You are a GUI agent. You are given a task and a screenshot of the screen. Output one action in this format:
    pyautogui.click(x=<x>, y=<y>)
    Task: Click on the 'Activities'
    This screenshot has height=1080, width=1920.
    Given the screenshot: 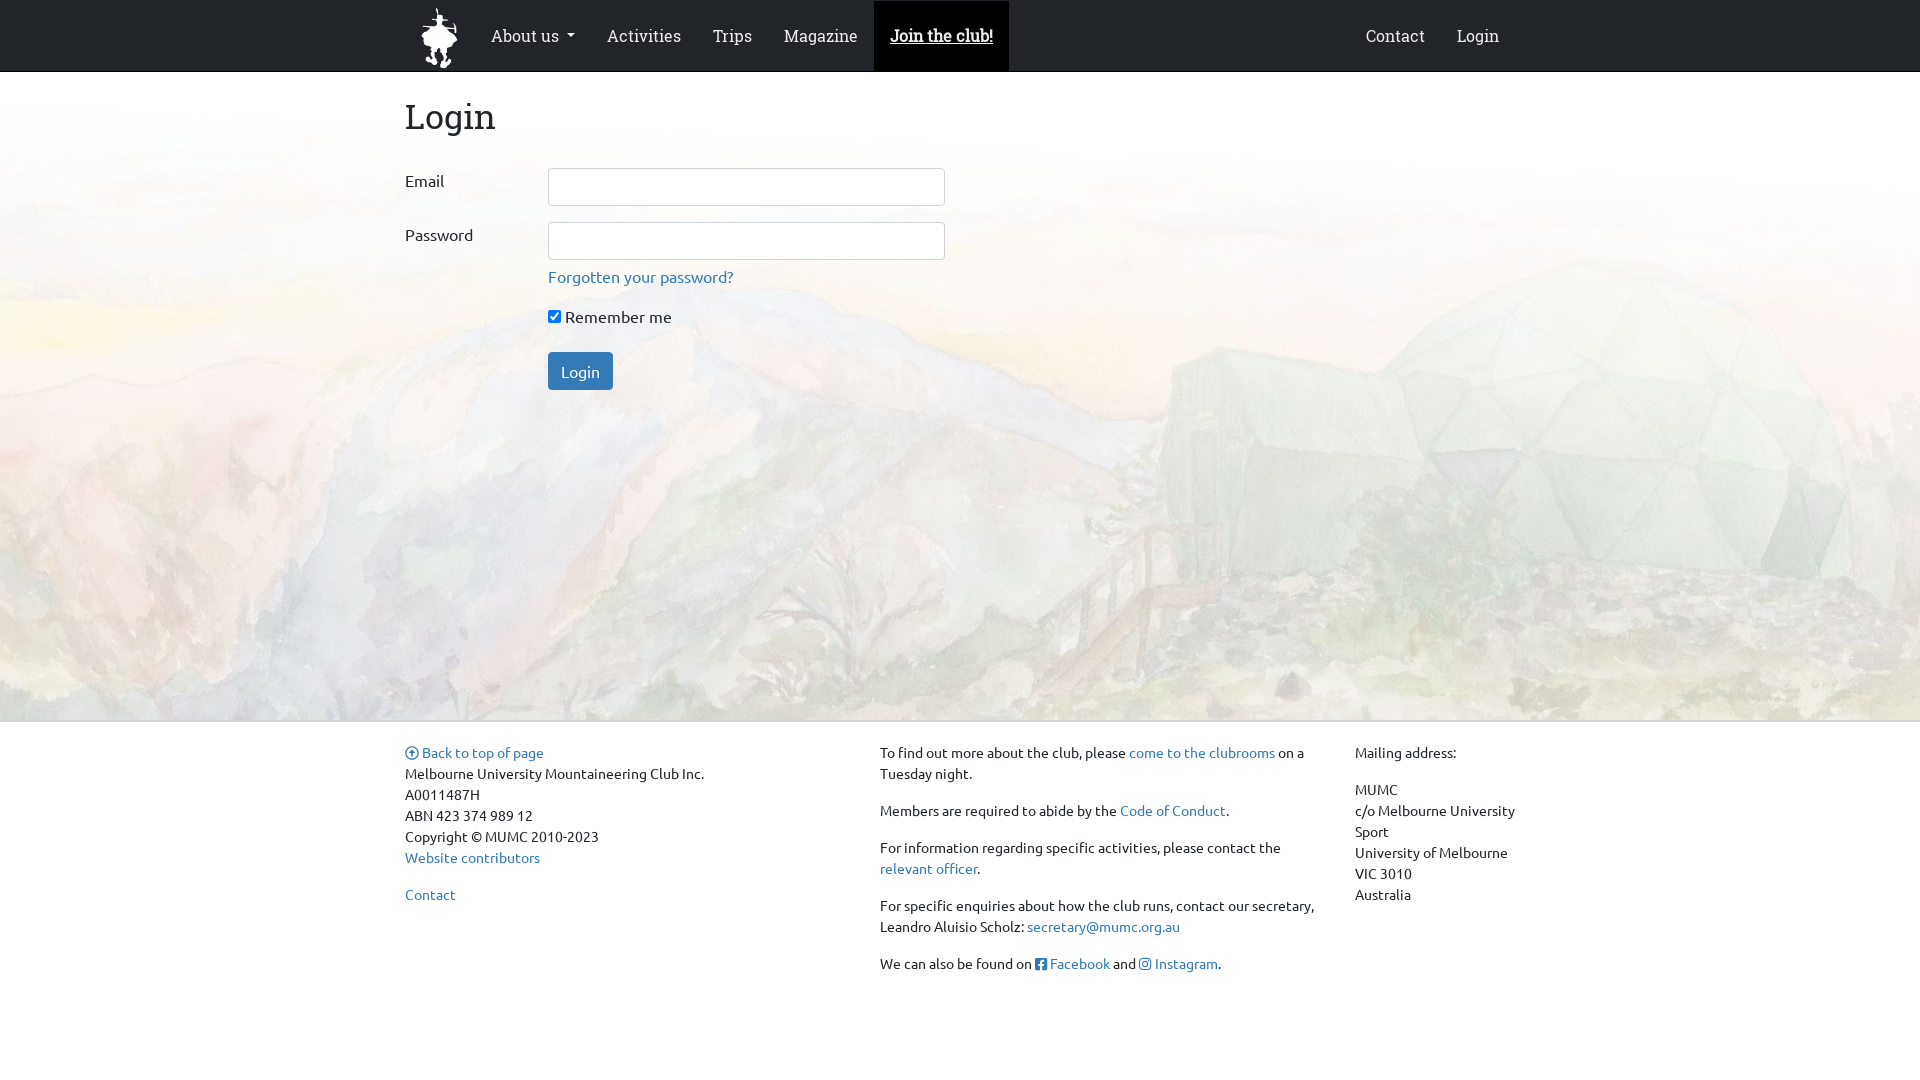 What is the action you would take?
    pyautogui.click(x=643, y=34)
    